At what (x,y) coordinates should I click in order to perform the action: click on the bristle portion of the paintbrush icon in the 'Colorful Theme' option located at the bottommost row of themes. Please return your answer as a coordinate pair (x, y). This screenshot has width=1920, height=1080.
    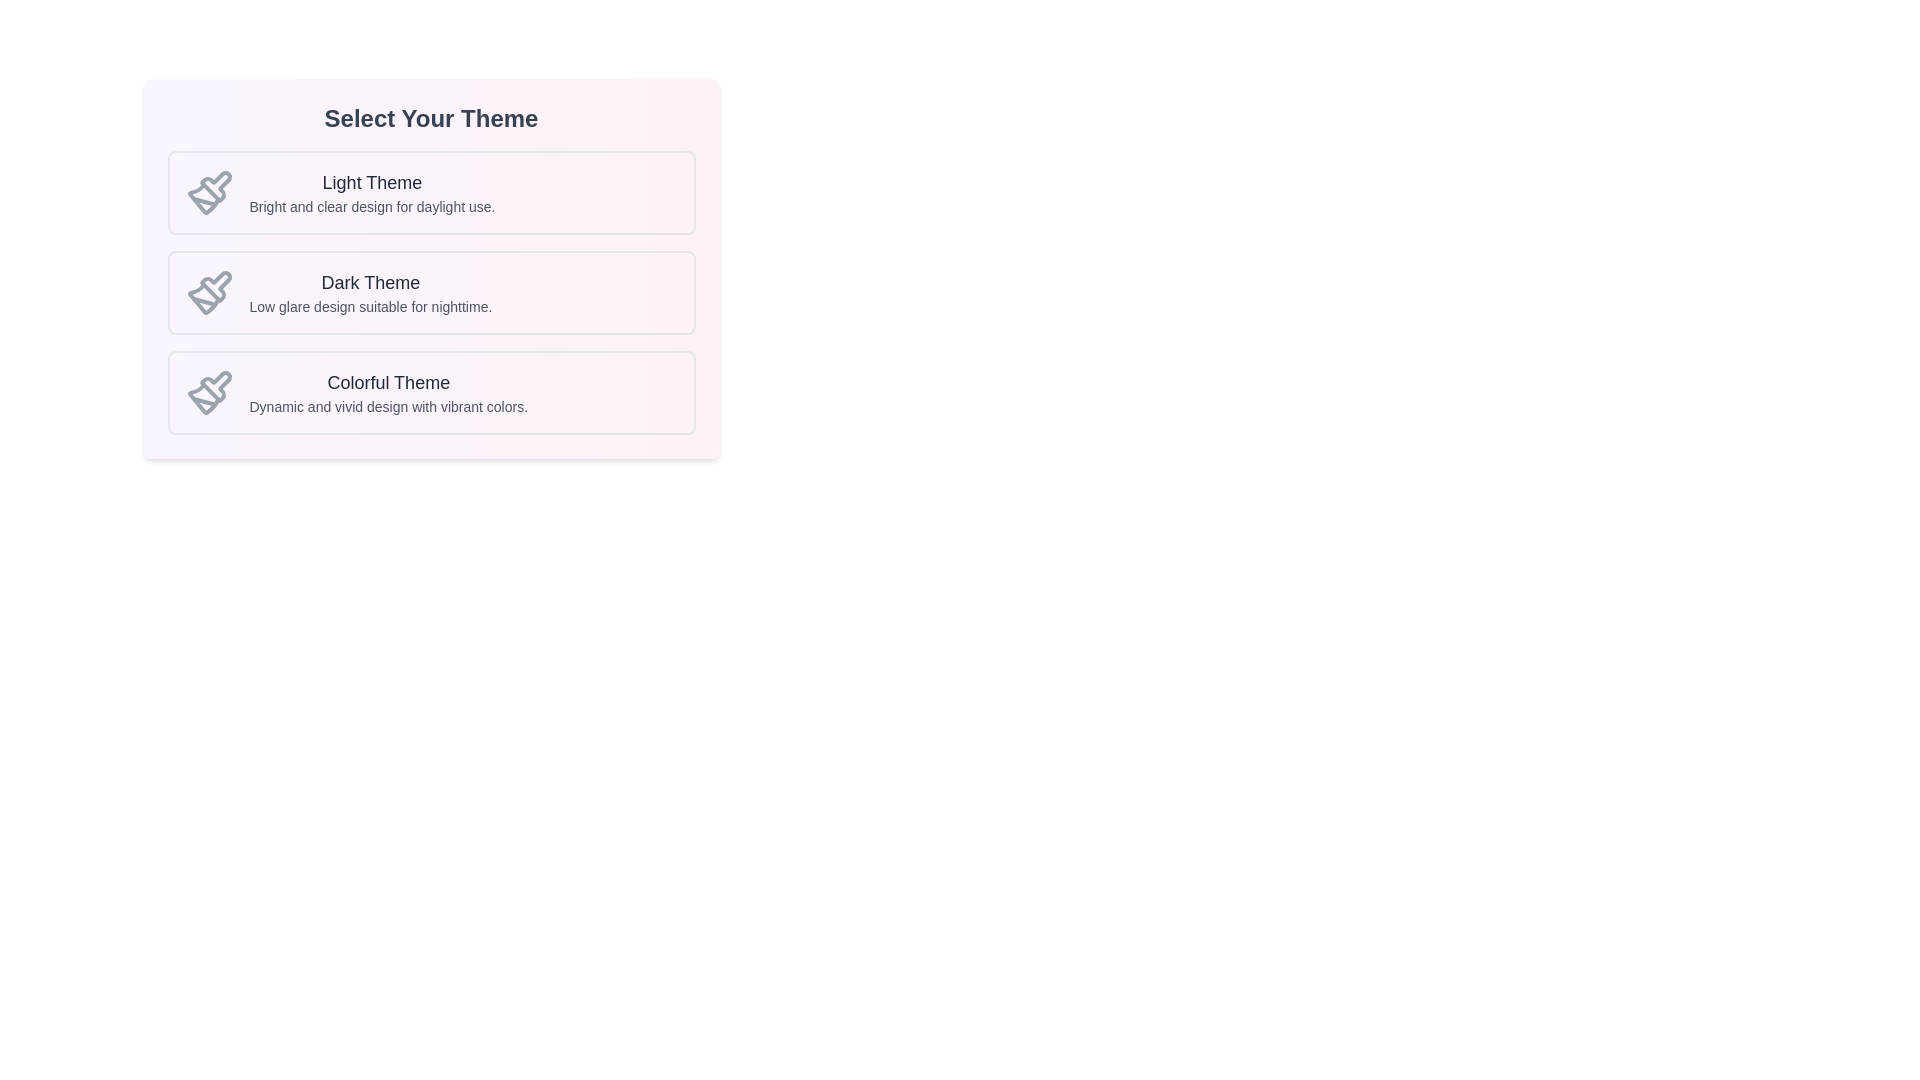
    Looking at the image, I should click on (204, 401).